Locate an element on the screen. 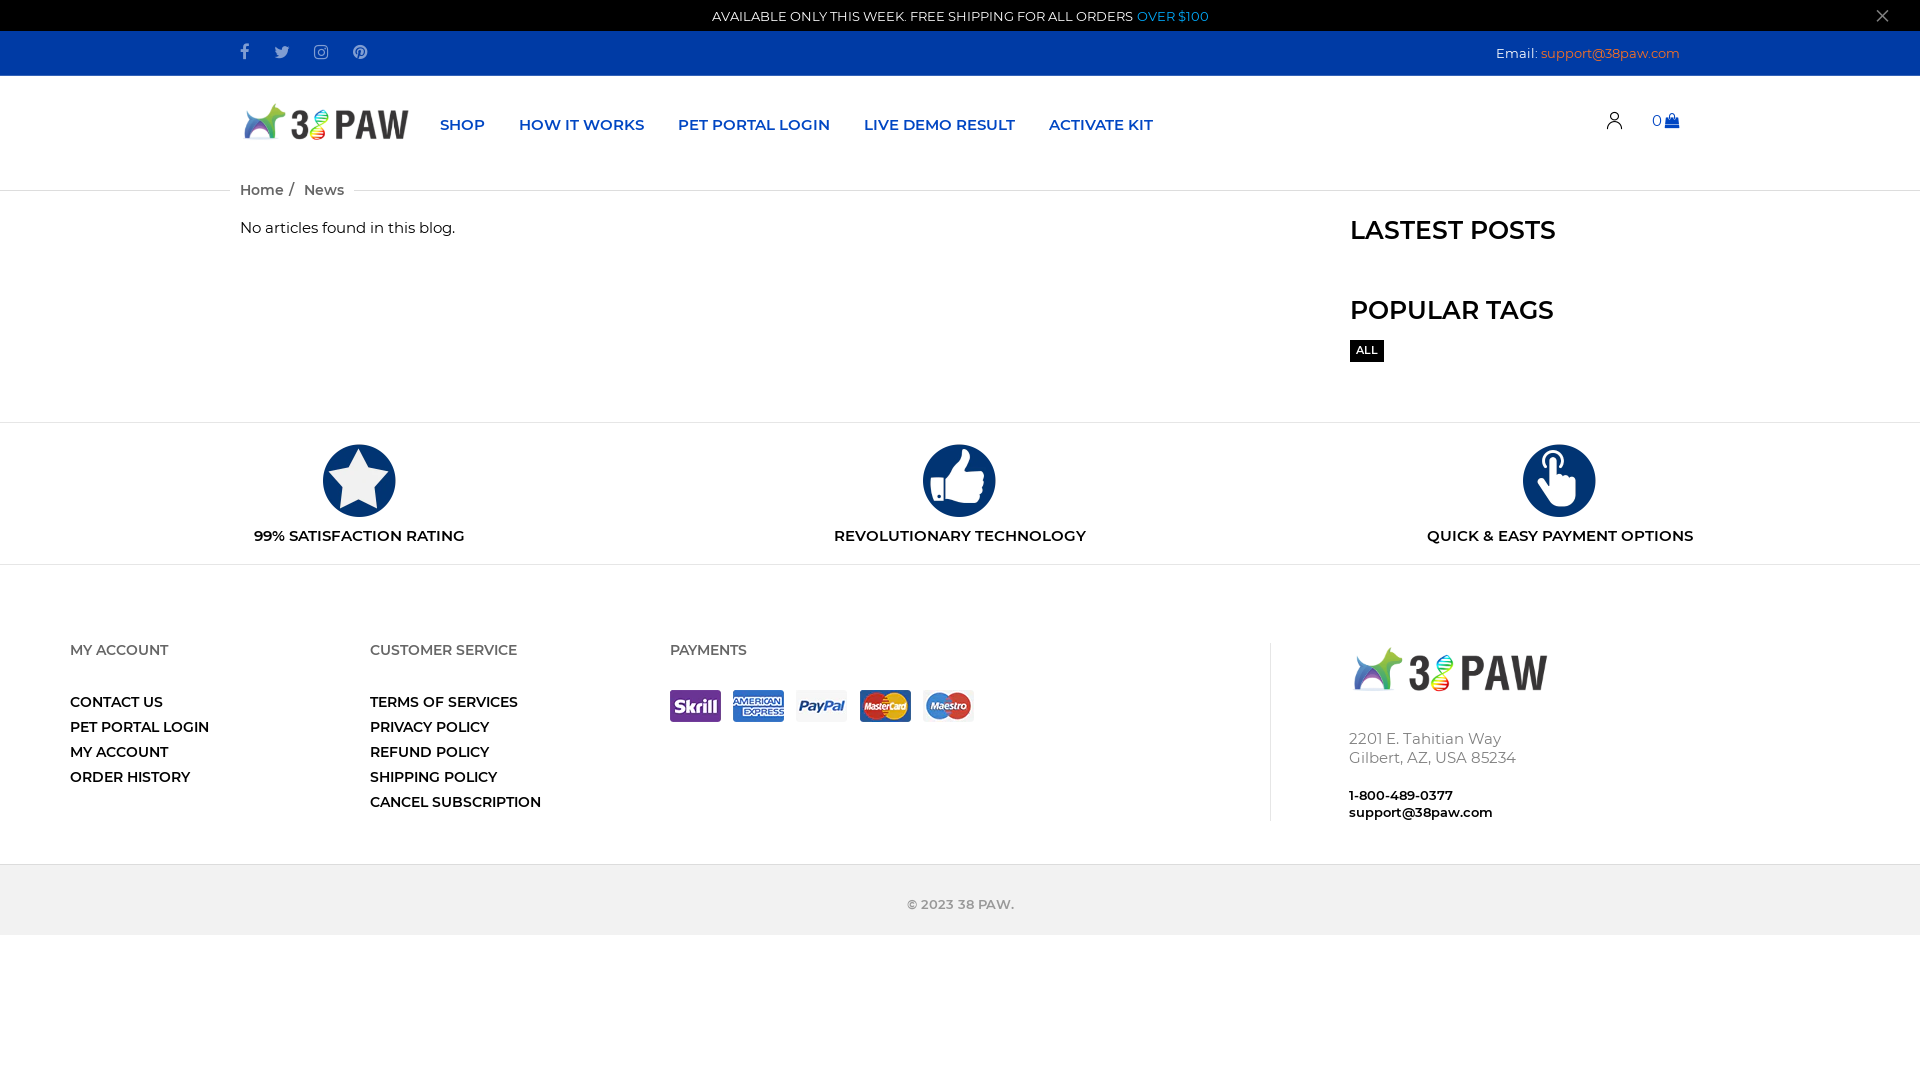  'PET PORTAL LOGIN' is located at coordinates (138, 726).